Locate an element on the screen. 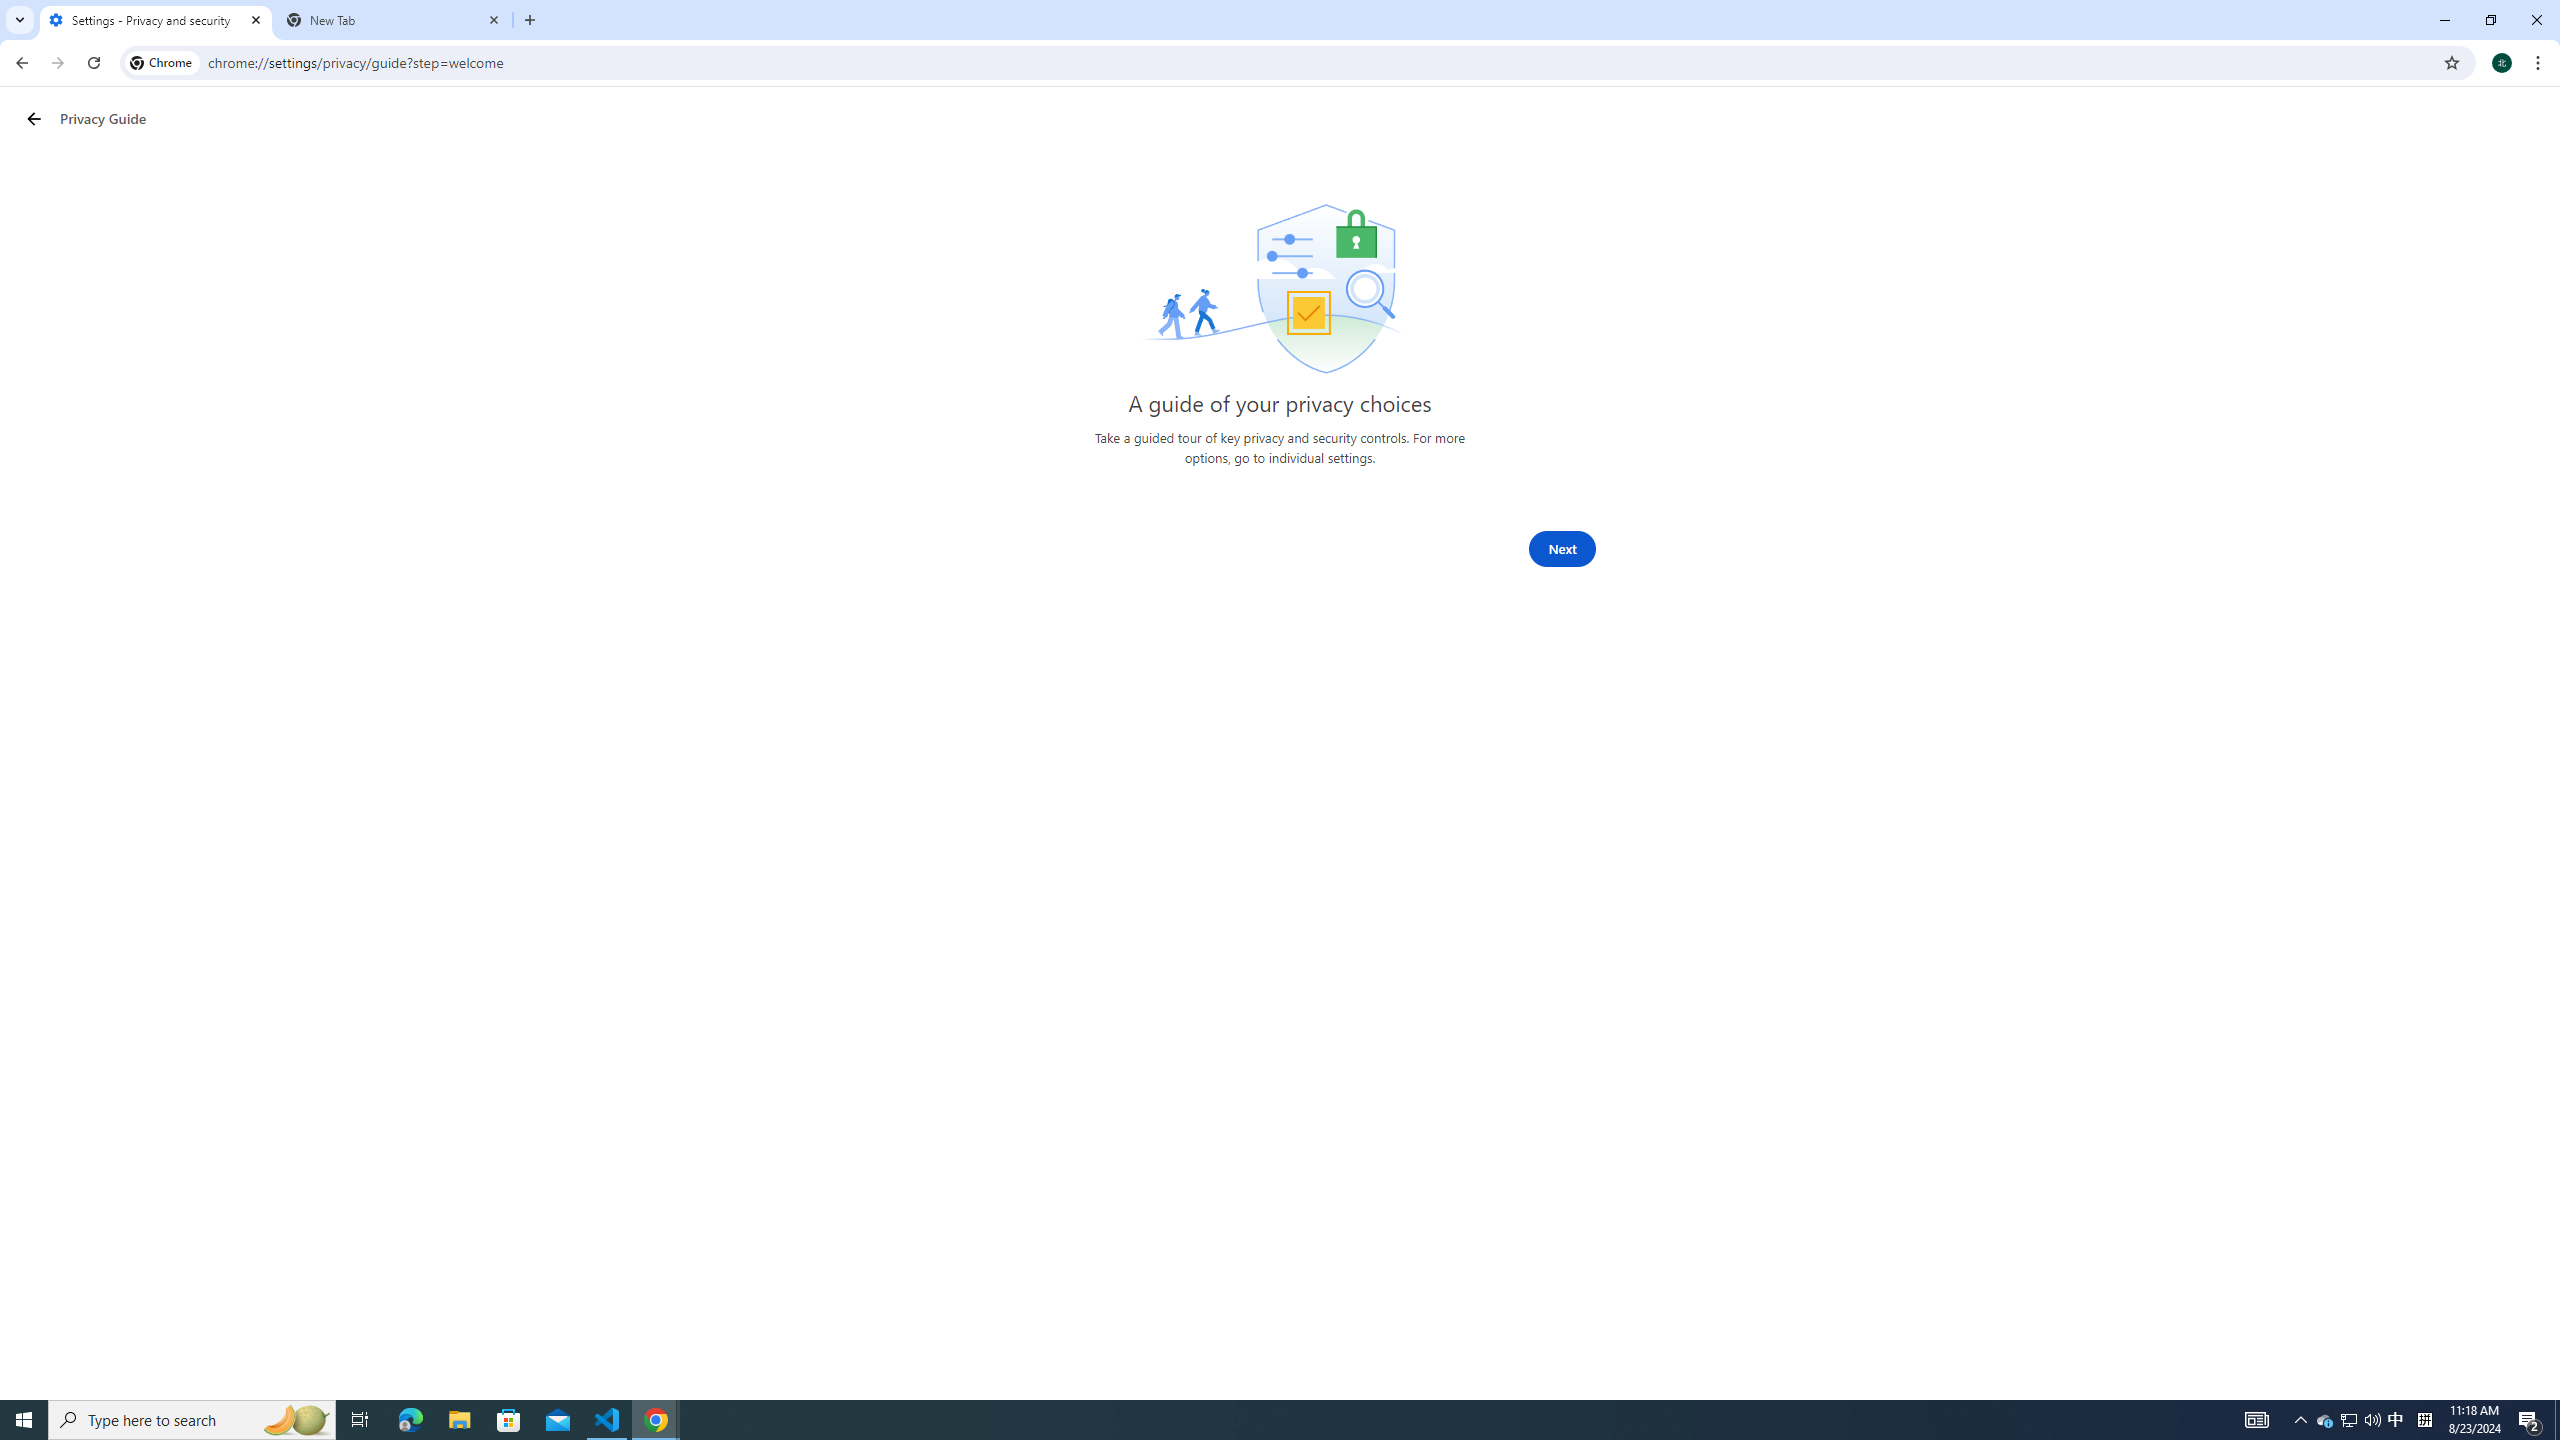 The width and height of the screenshot is (2560, 1440). 'Next' is located at coordinates (1561, 548).